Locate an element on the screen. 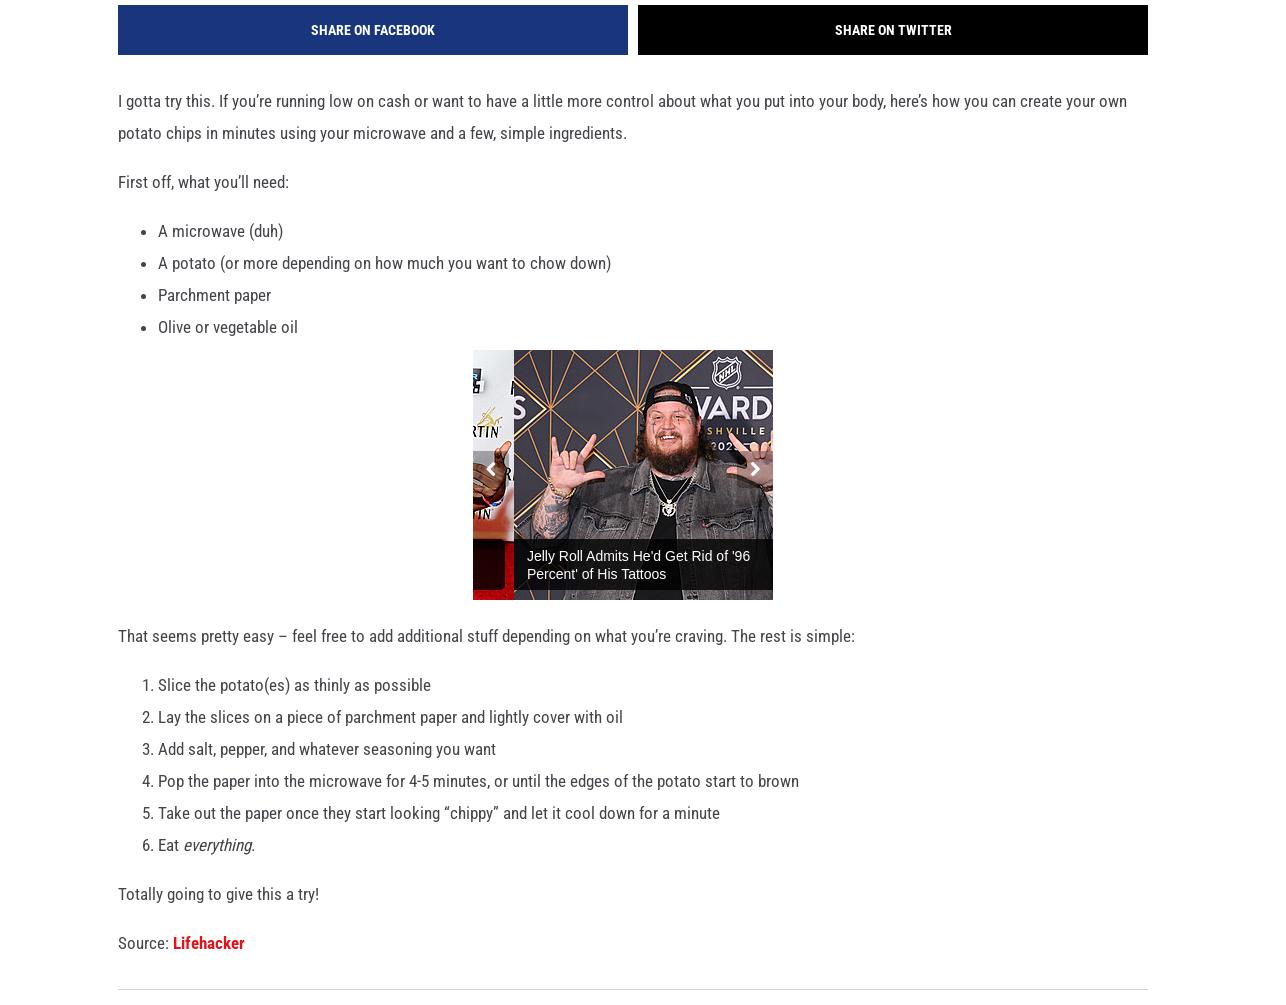 This screenshot has height=1005, width=1286. 'Totally going to give this a try!' is located at coordinates (218, 901).